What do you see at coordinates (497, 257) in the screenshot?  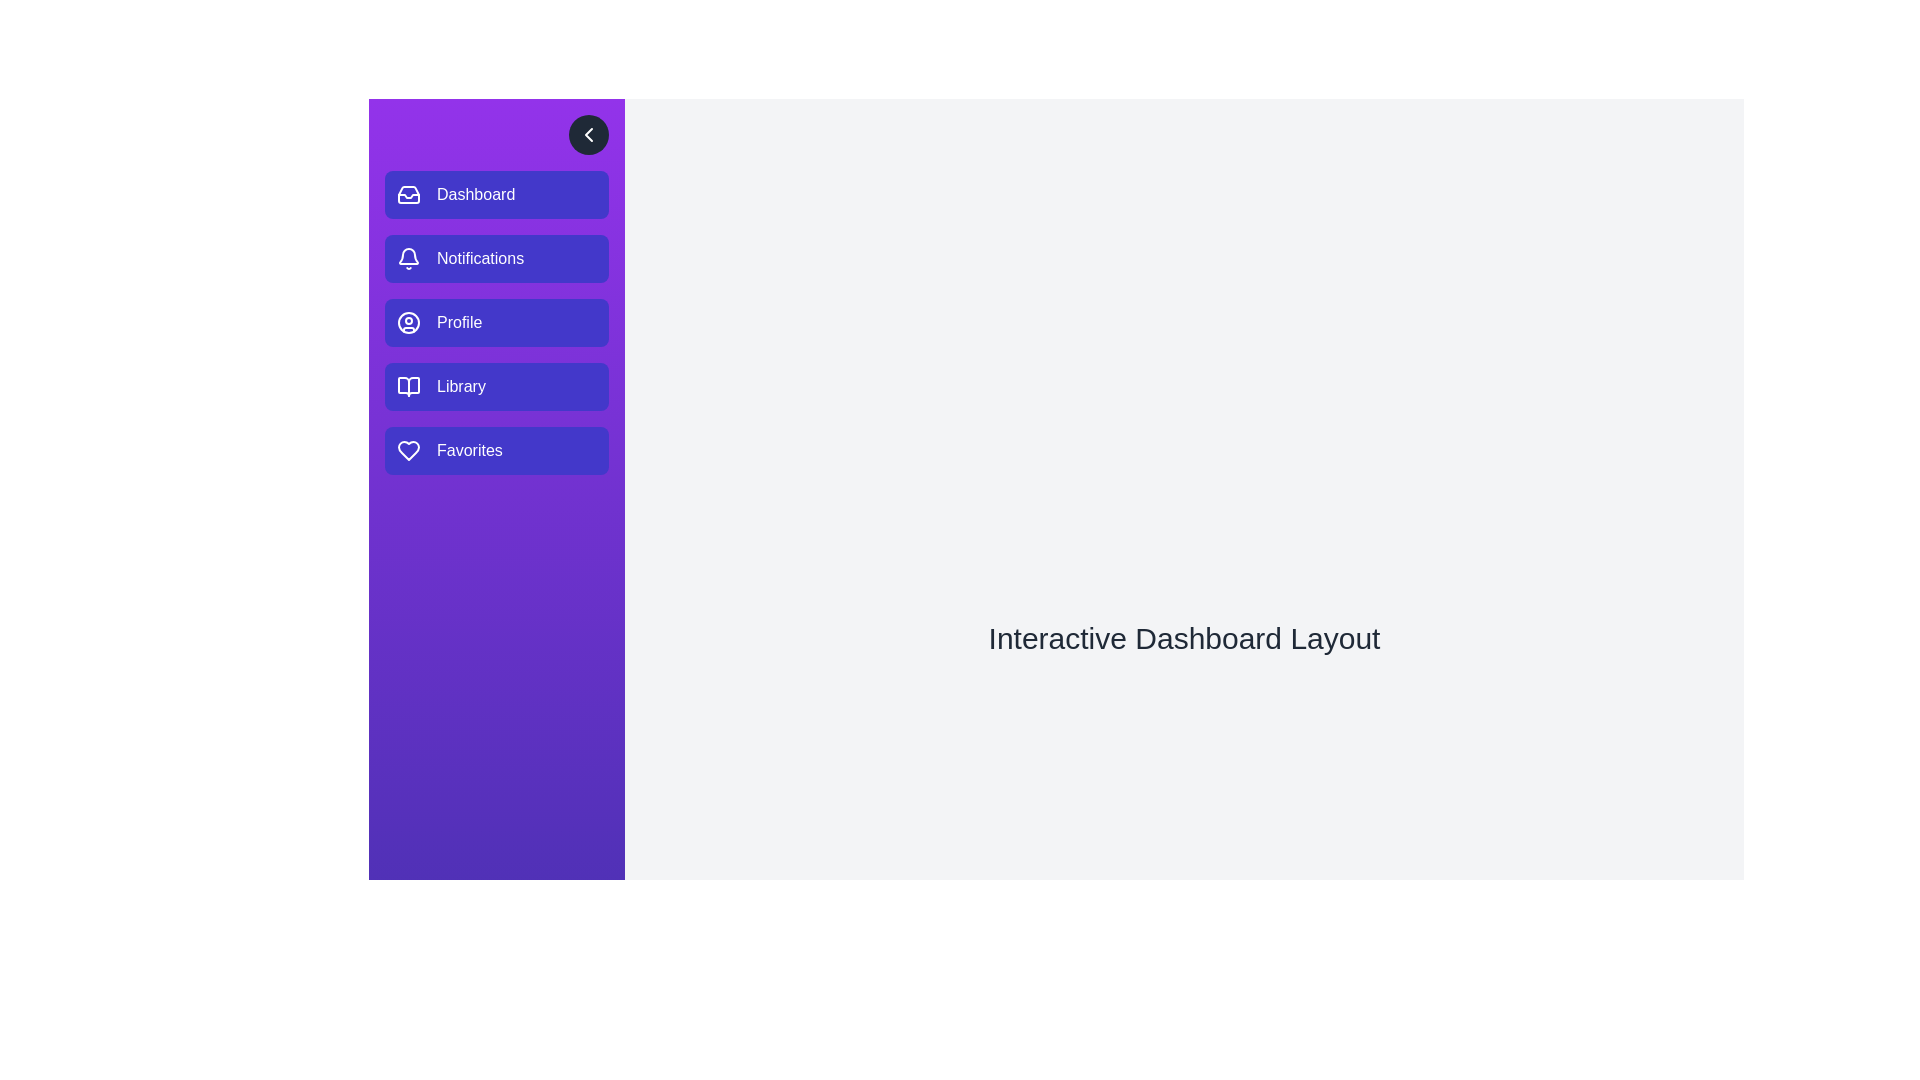 I see `the menu item labeled Notifications` at bounding box center [497, 257].